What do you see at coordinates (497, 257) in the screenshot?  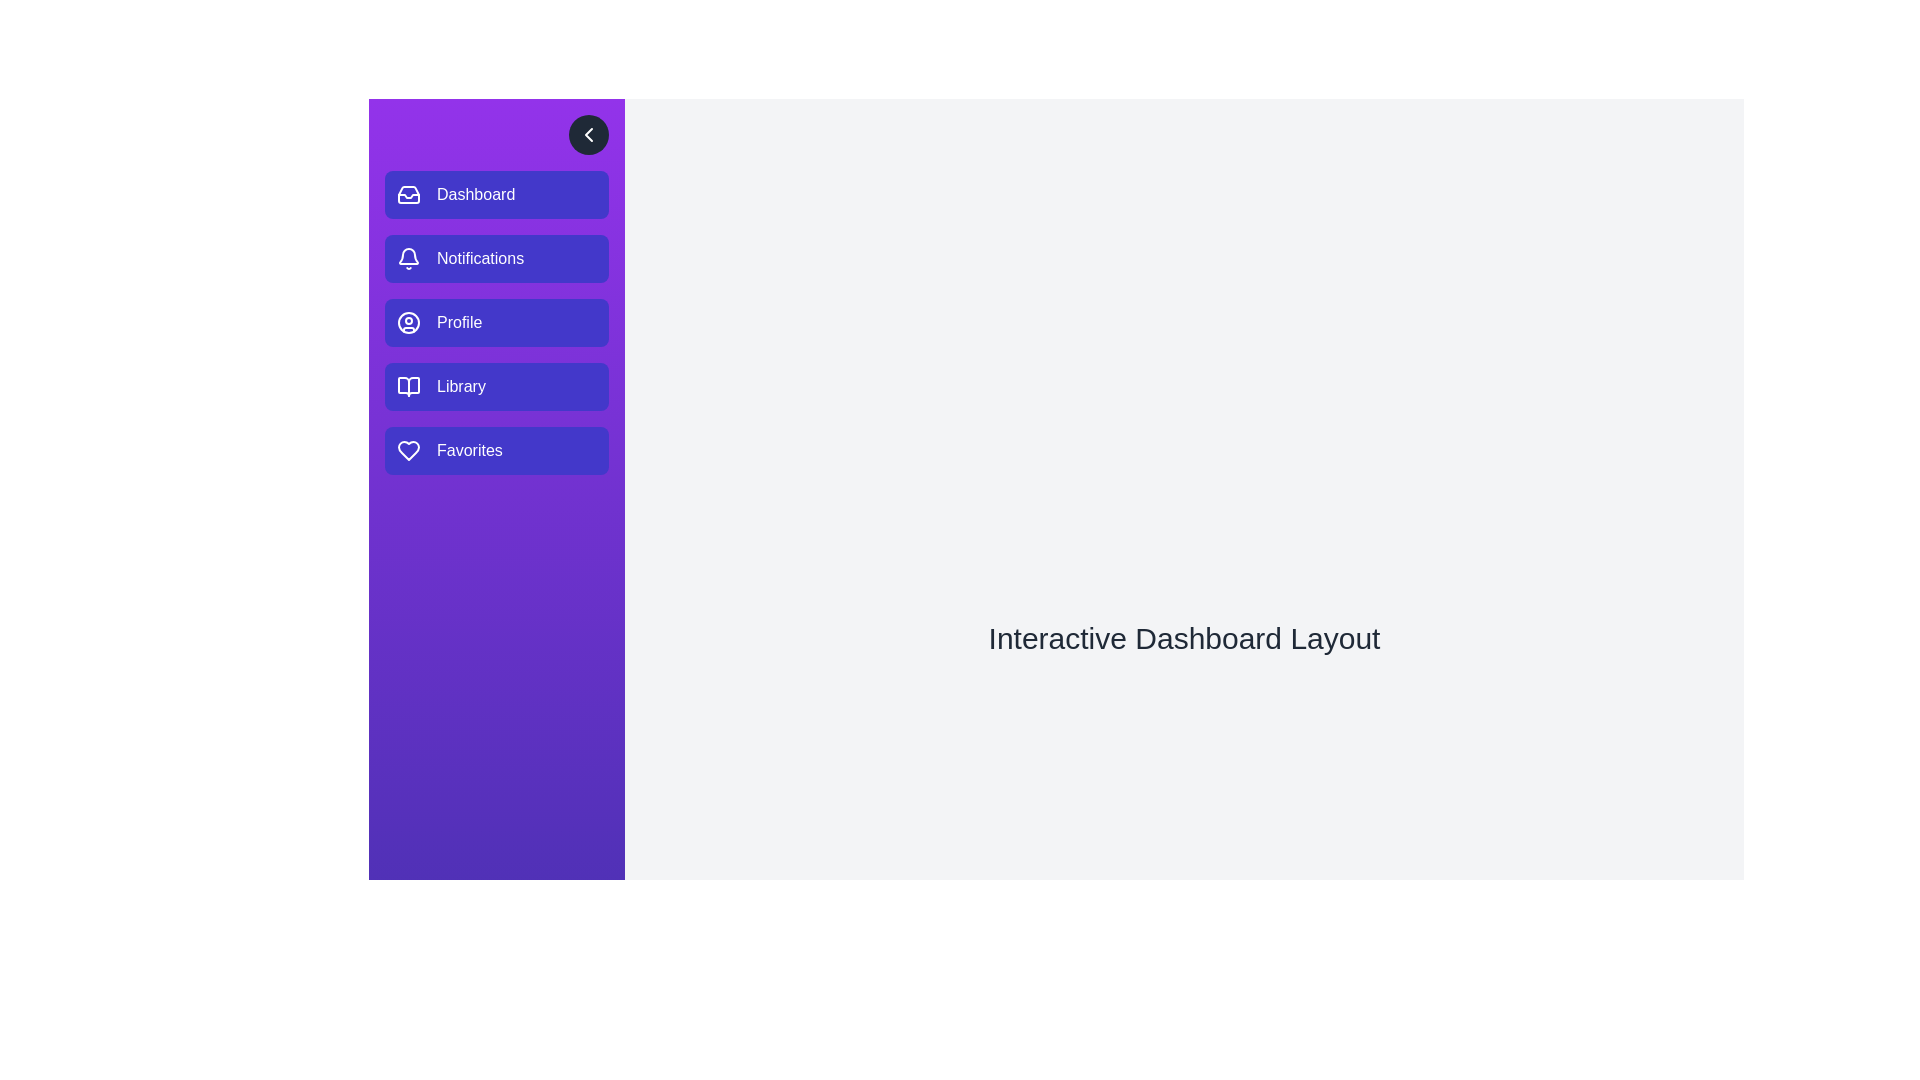 I see `the menu item labeled Notifications` at bounding box center [497, 257].